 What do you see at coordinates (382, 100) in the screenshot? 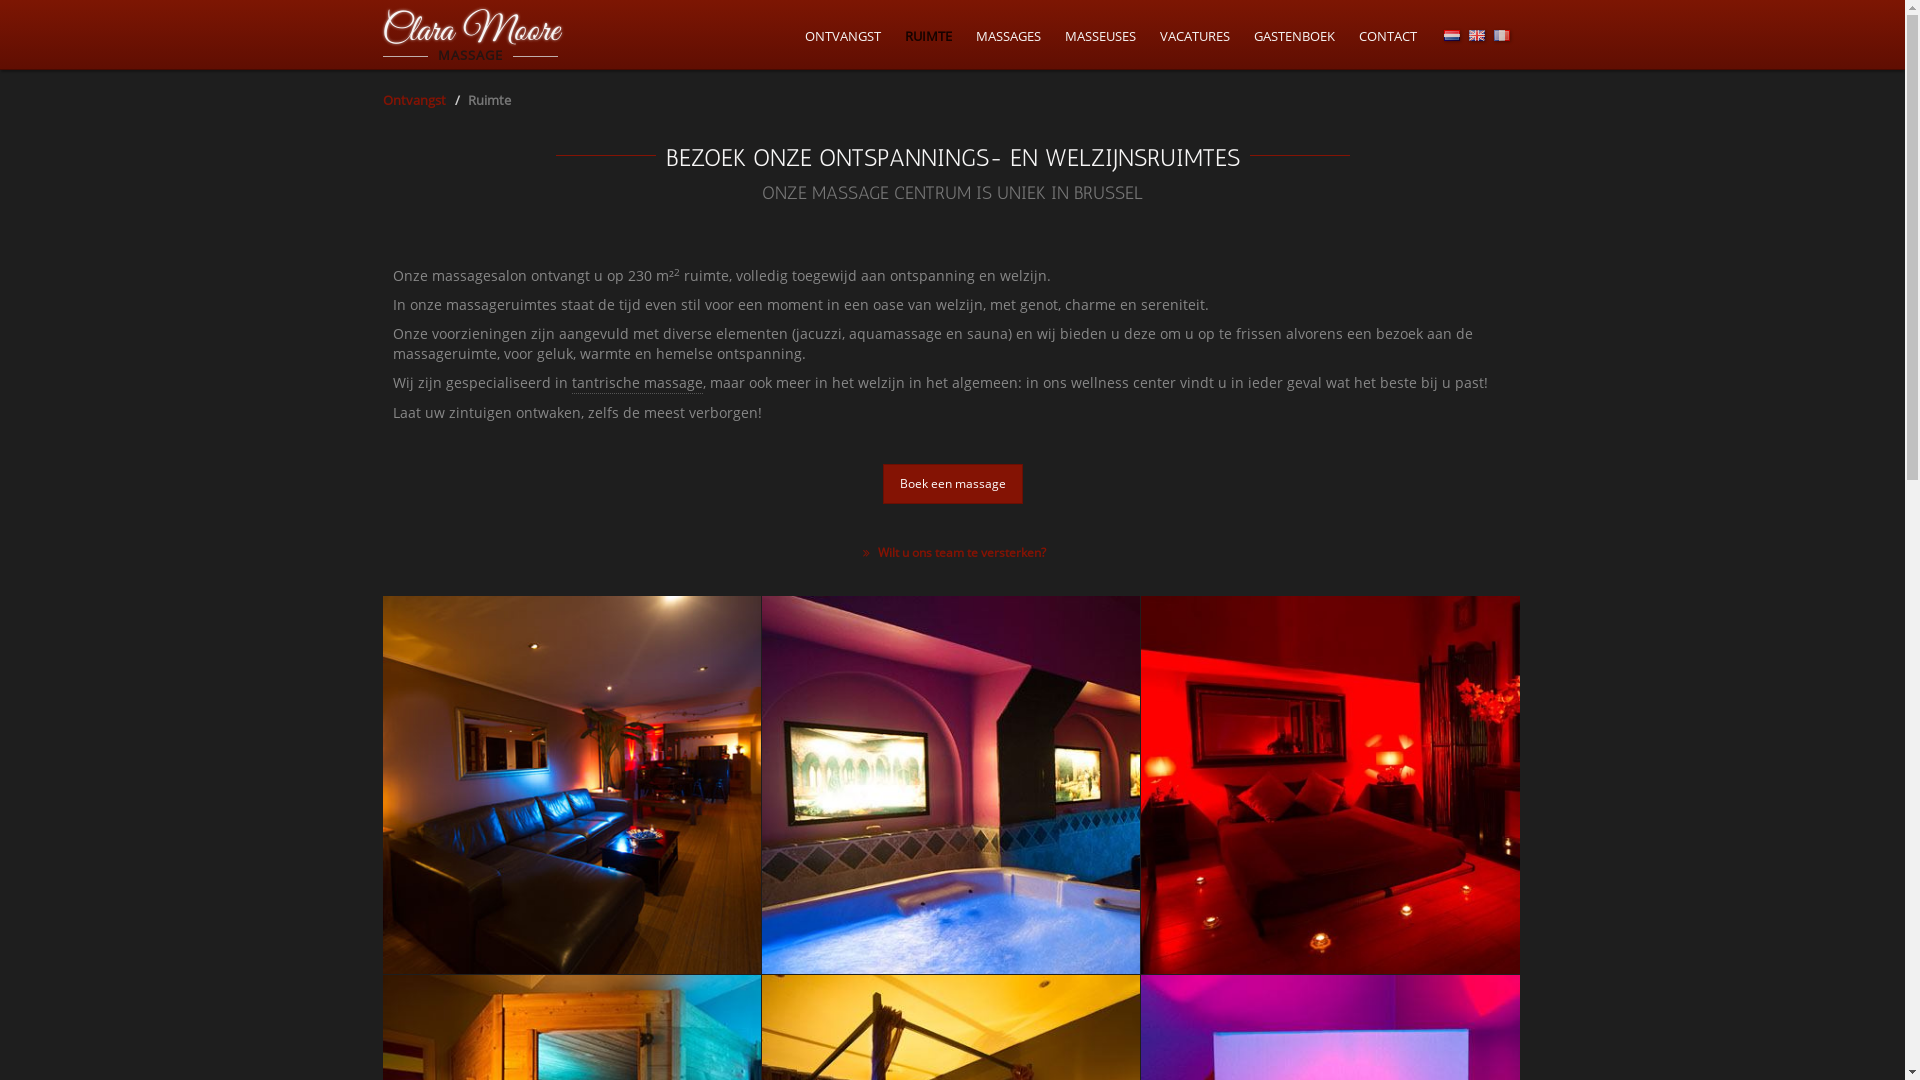
I see `'Ontvangst'` at bounding box center [382, 100].